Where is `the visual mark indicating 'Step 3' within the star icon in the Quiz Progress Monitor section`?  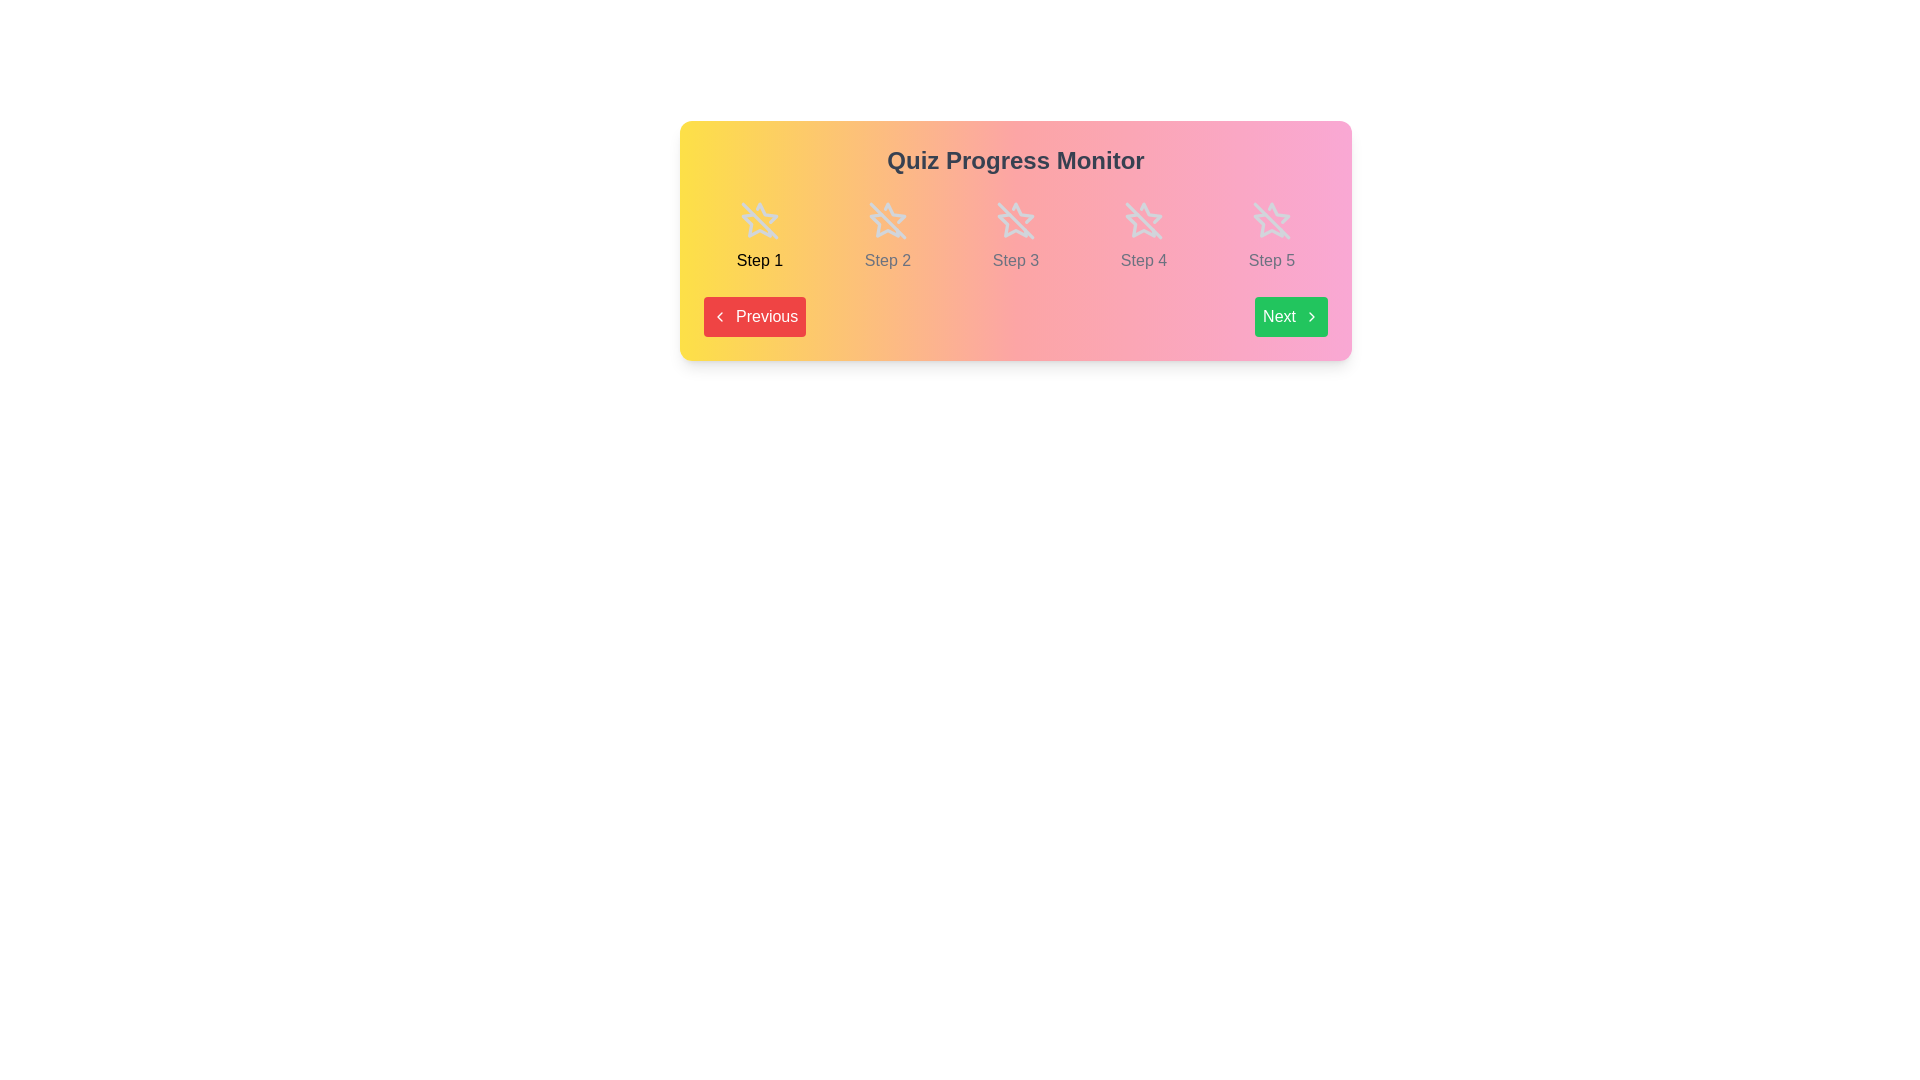
the visual mark indicating 'Step 3' within the star icon in the Quiz Progress Monitor section is located at coordinates (1016, 220).